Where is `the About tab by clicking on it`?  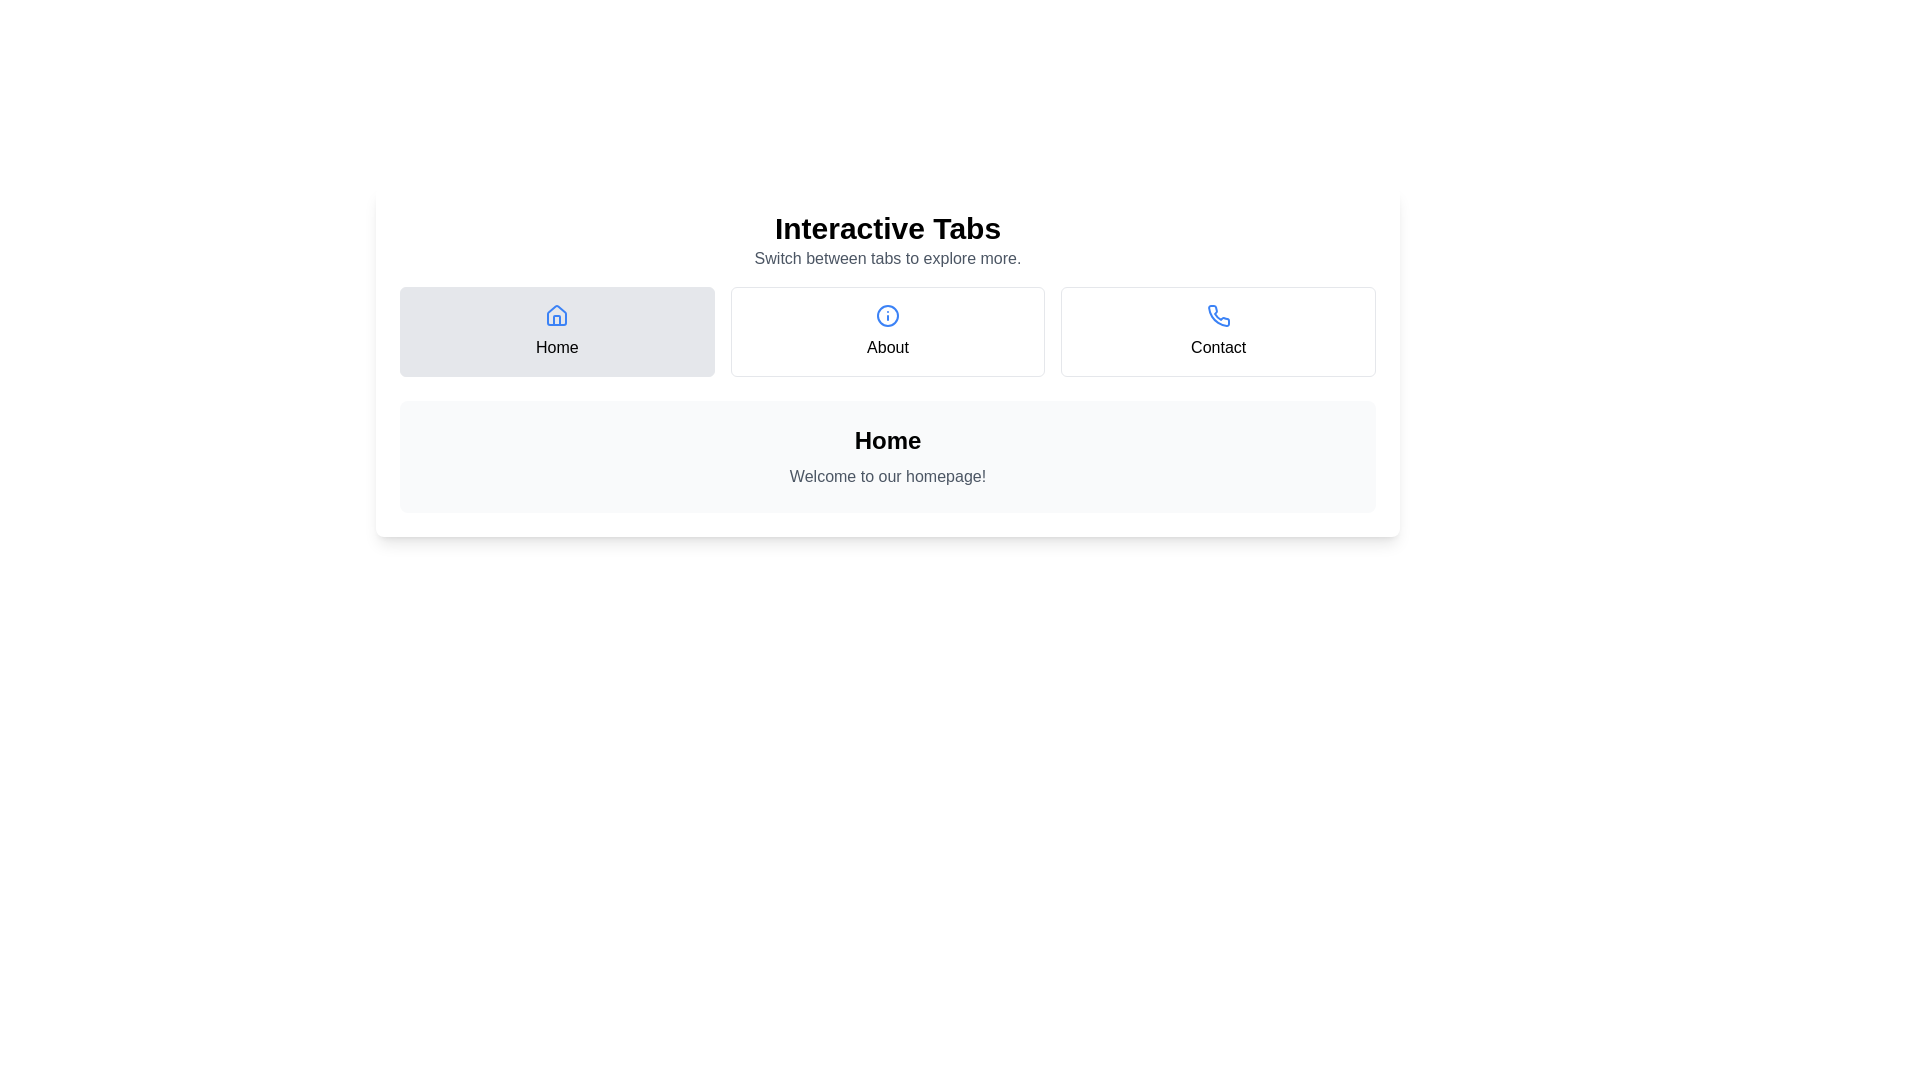
the About tab by clicking on it is located at coordinates (887, 330).